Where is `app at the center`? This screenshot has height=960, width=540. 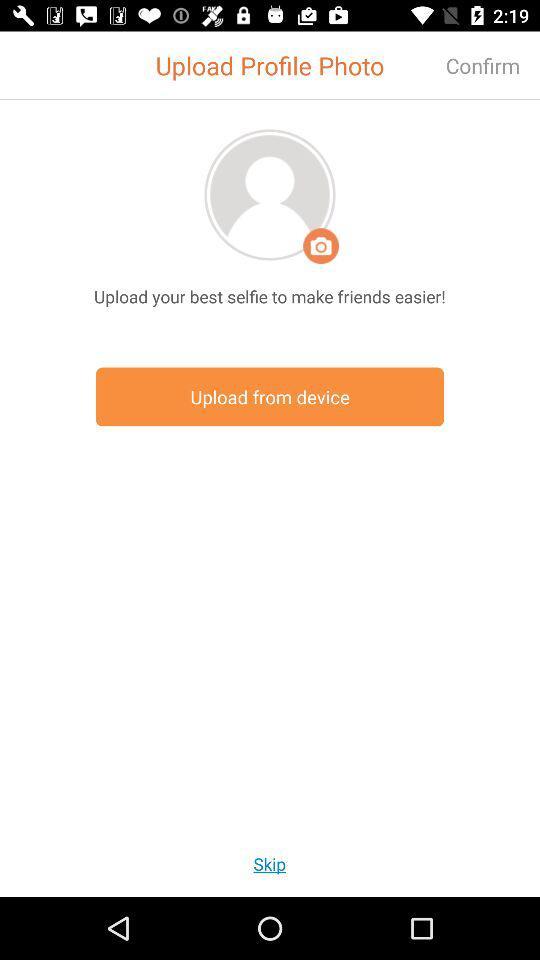
app at the center is located at coordinates (270, 396).